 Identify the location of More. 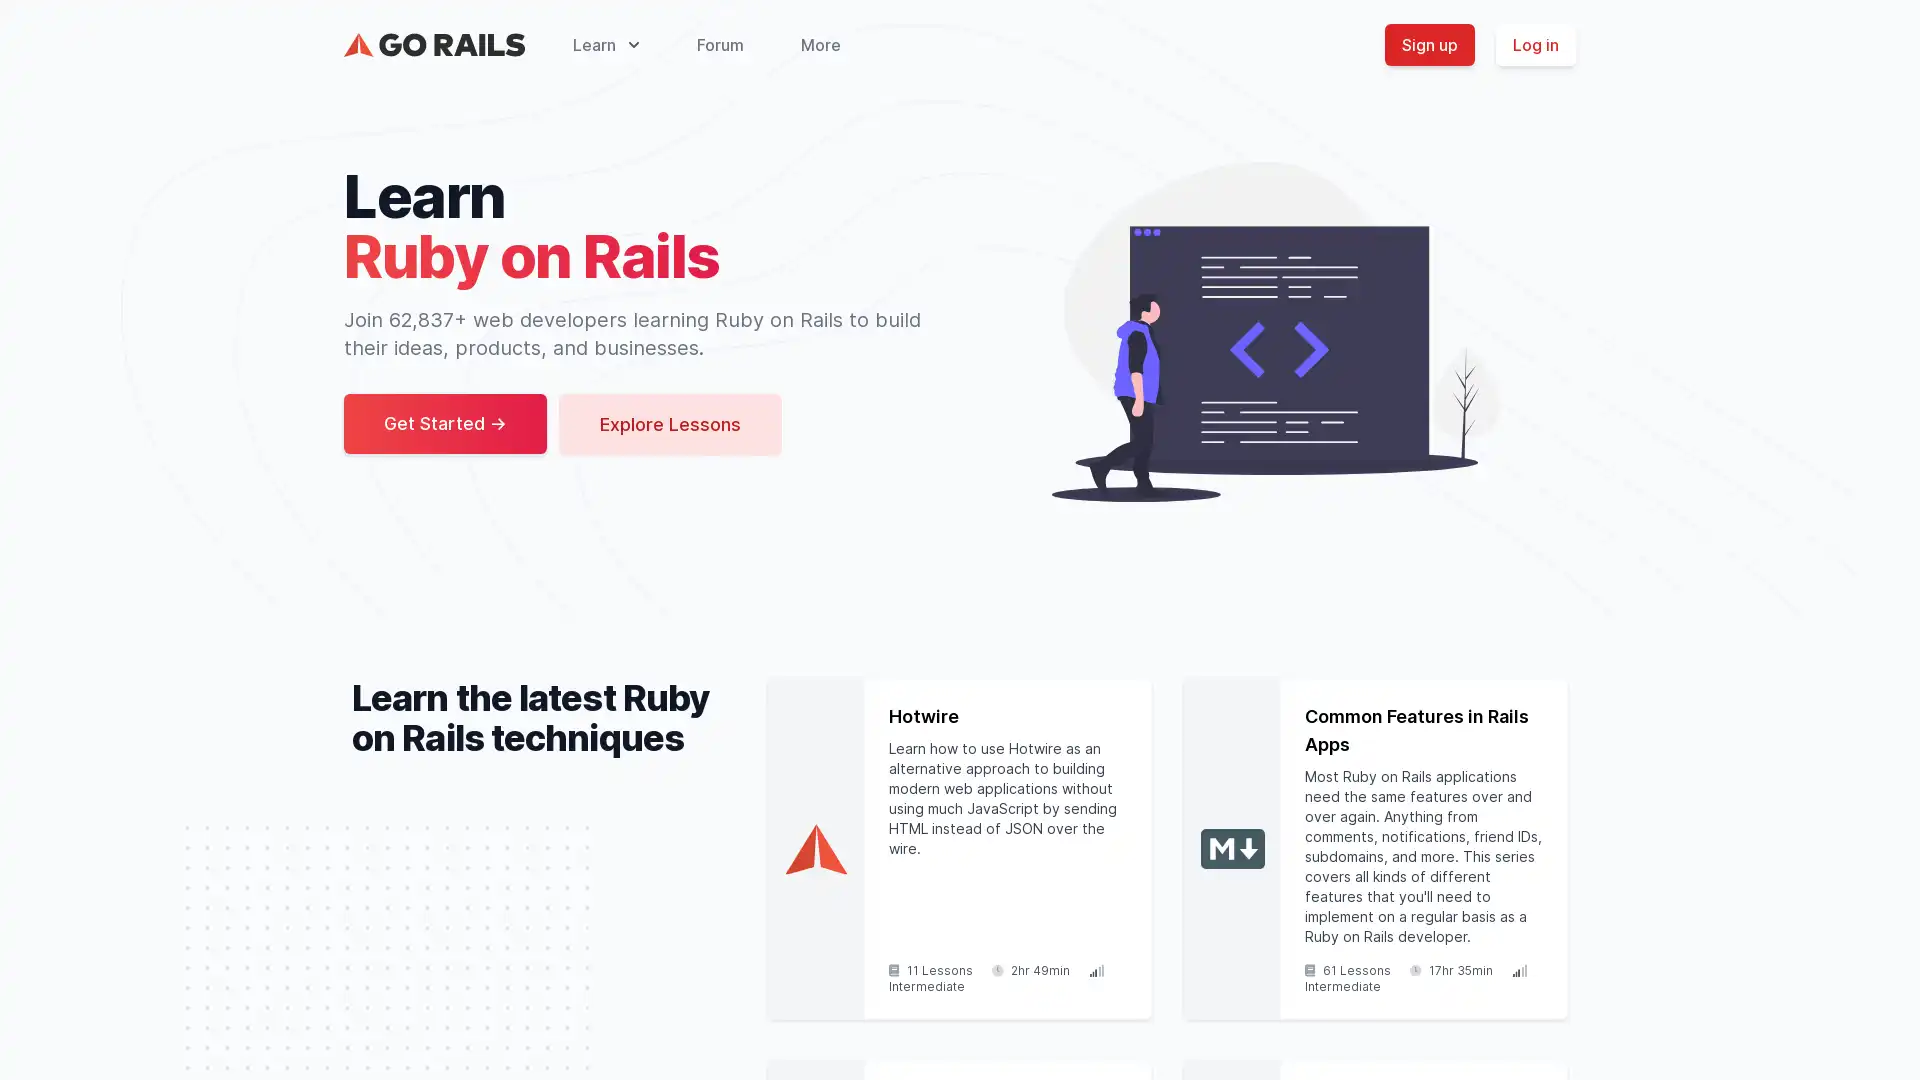
(820, 45).